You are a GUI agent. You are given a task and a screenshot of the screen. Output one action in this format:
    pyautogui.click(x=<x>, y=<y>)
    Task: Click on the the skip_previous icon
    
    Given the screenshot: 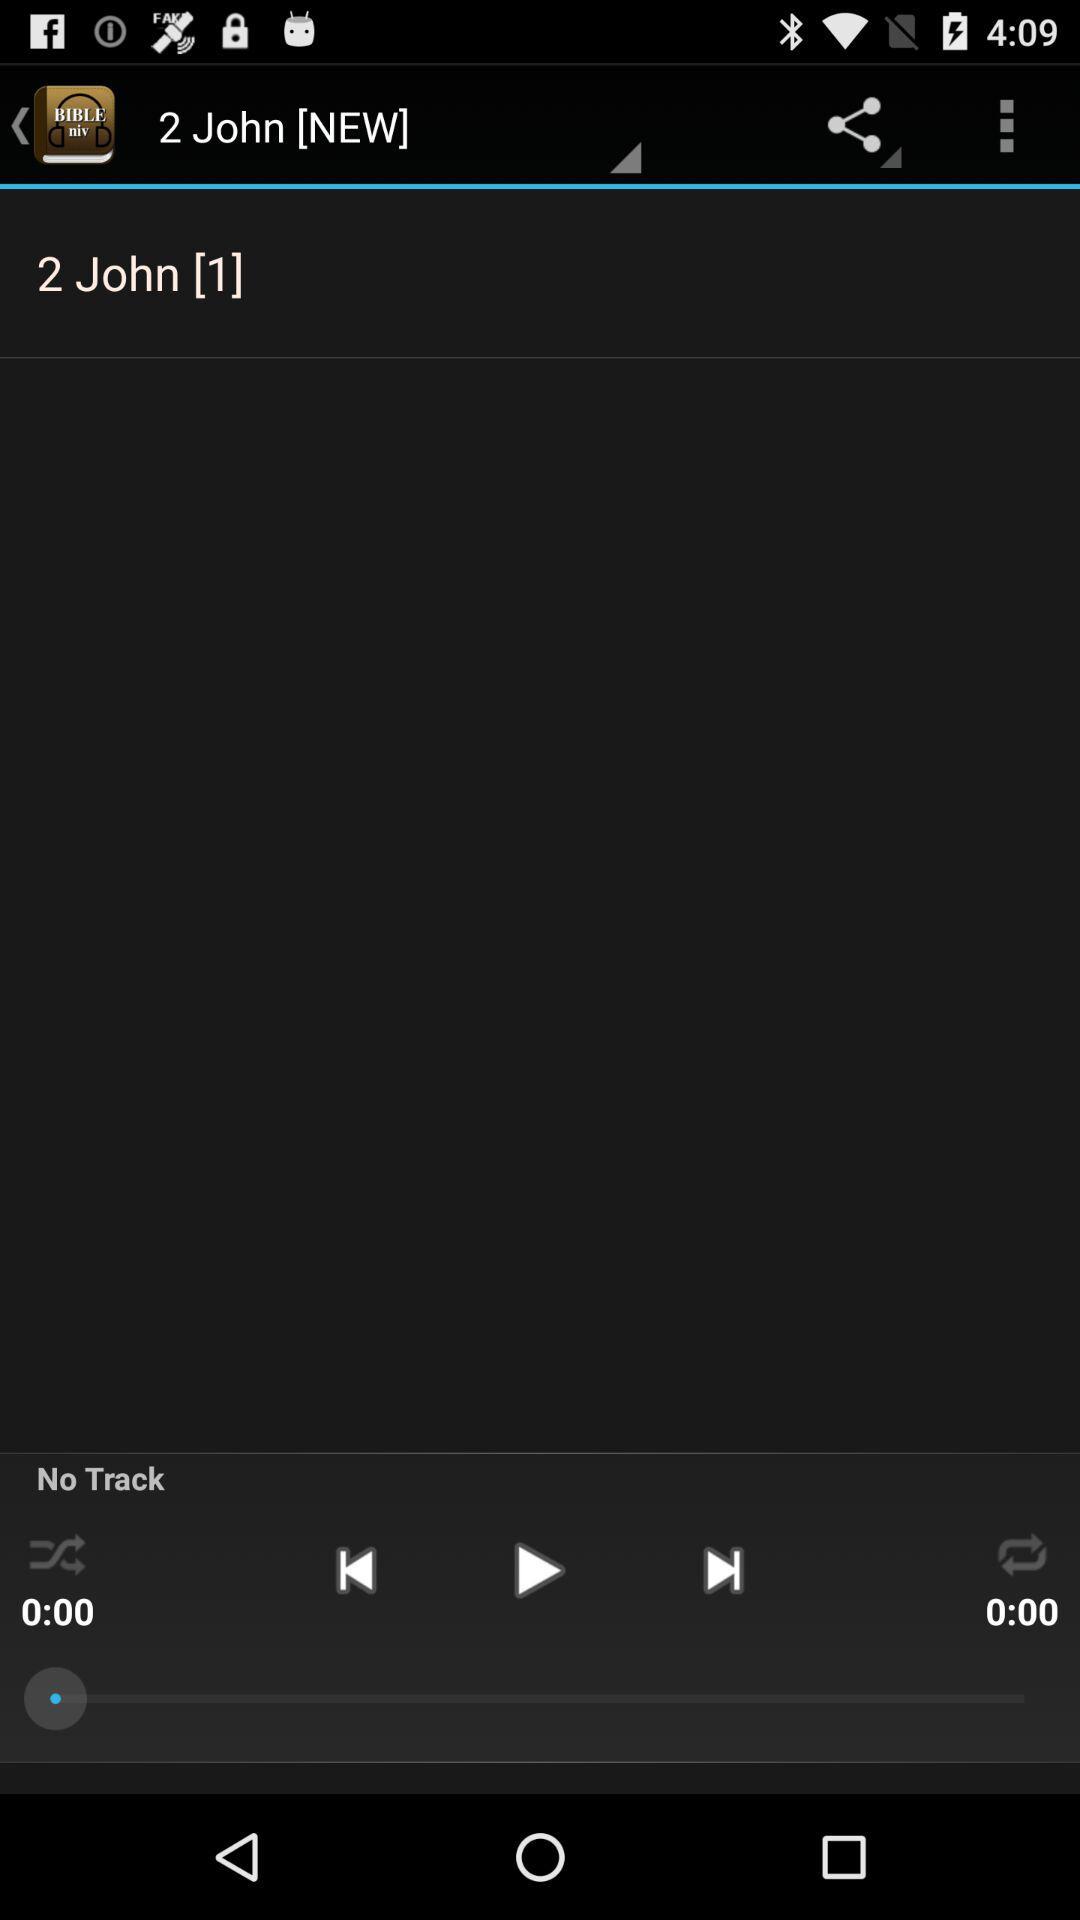 What is the action you would take?
    pyautogui.click(x=354, y=1680)
    